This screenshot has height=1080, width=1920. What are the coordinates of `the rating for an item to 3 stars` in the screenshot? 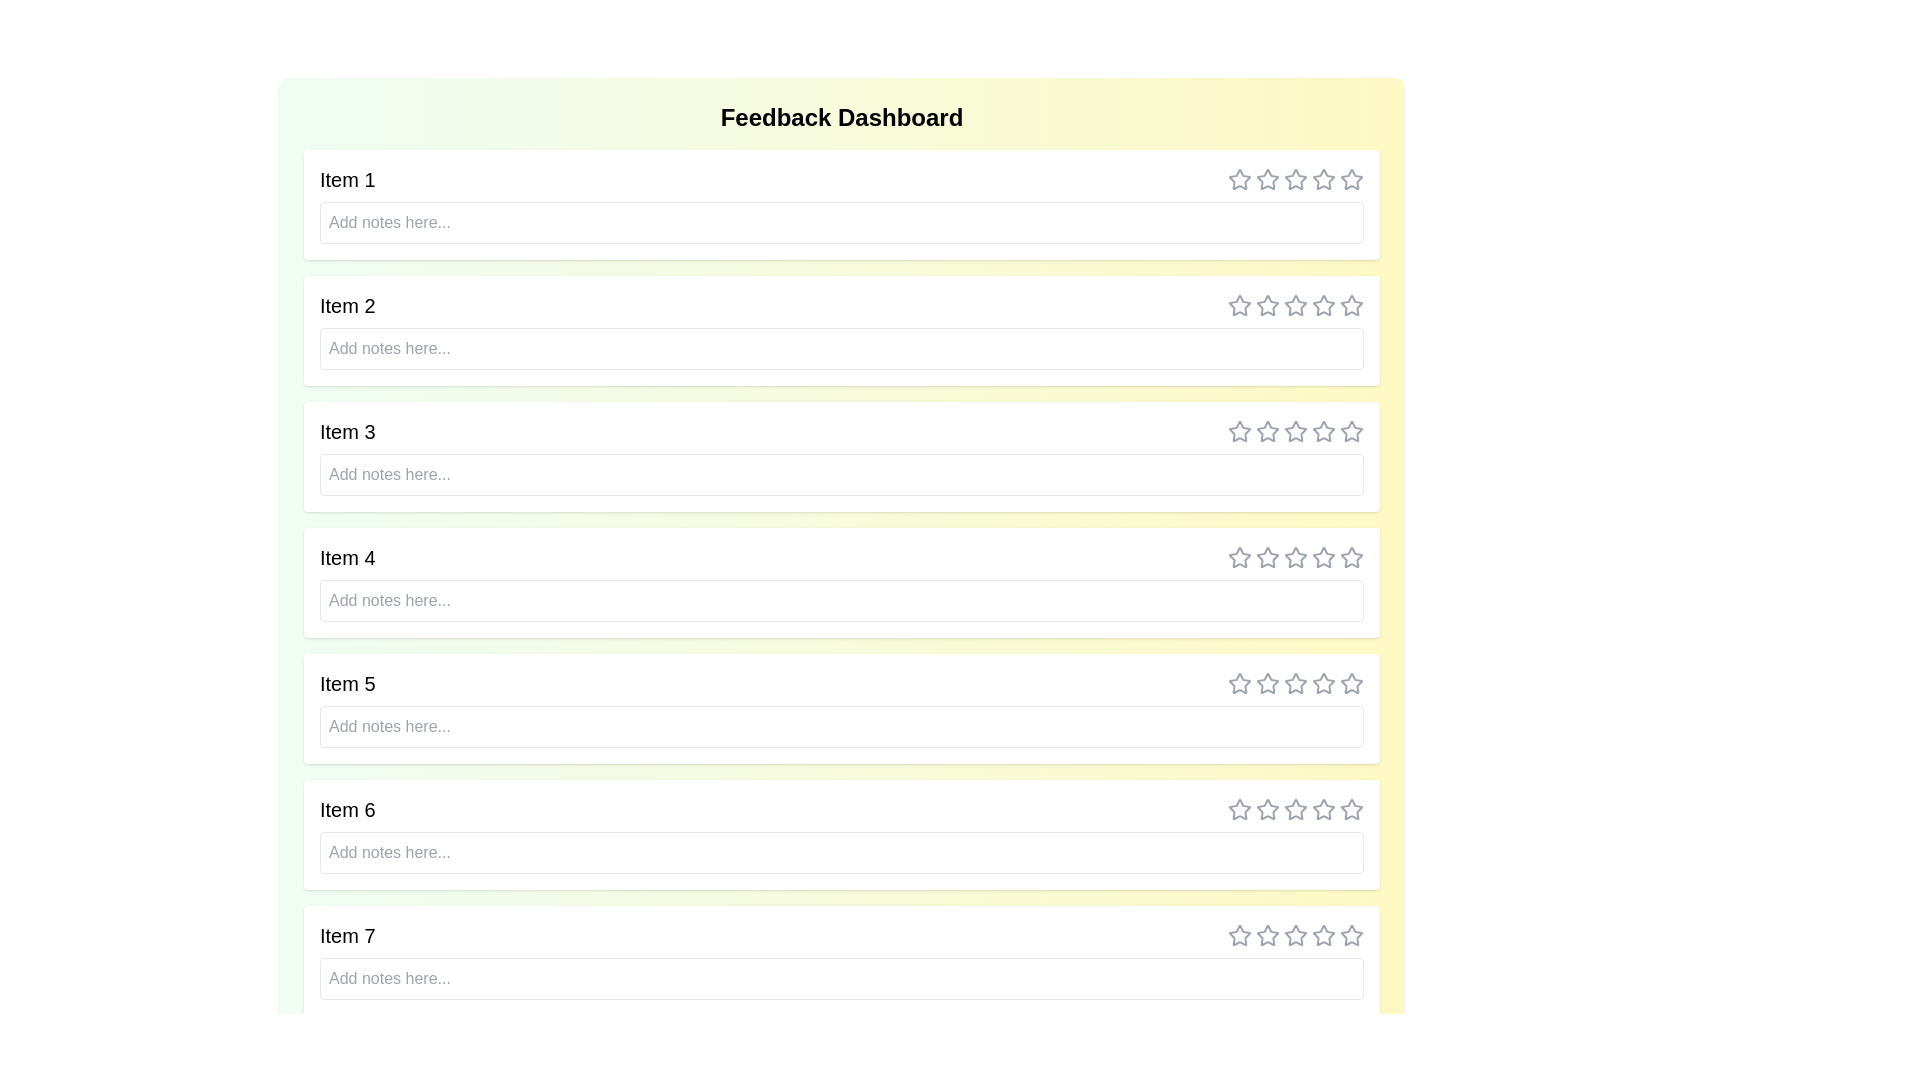 It's located at (1296, 180).